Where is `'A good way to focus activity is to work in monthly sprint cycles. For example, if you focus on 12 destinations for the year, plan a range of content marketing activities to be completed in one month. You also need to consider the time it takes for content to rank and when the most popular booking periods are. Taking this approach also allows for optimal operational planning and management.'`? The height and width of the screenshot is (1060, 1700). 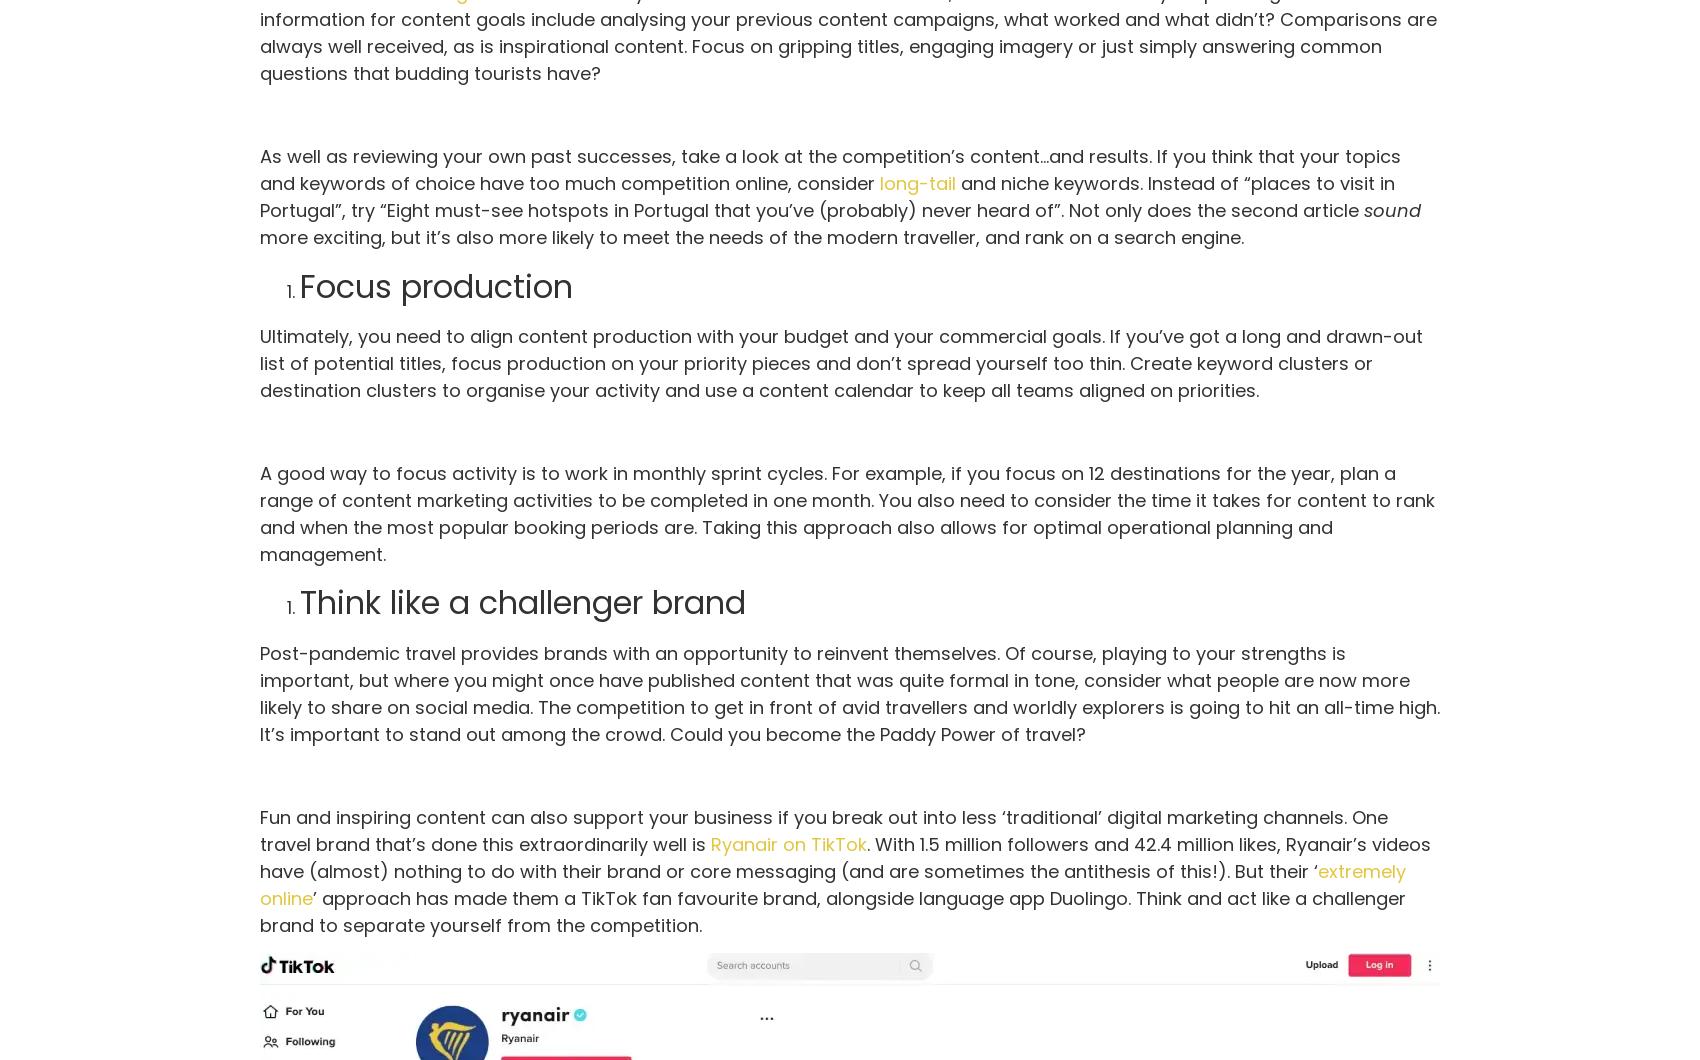
'A good way to focus activity is to work in monthly sprint cycles. For example, if you focus on 12 destinations for the year, plan a range of content marketing activities to be completed in one month. You also need to consider the time it takes for content to rank and when the most popular booking periods are. Taking this approach also allows for optimal operational planning and management.' is located at coordinates (846, 512).